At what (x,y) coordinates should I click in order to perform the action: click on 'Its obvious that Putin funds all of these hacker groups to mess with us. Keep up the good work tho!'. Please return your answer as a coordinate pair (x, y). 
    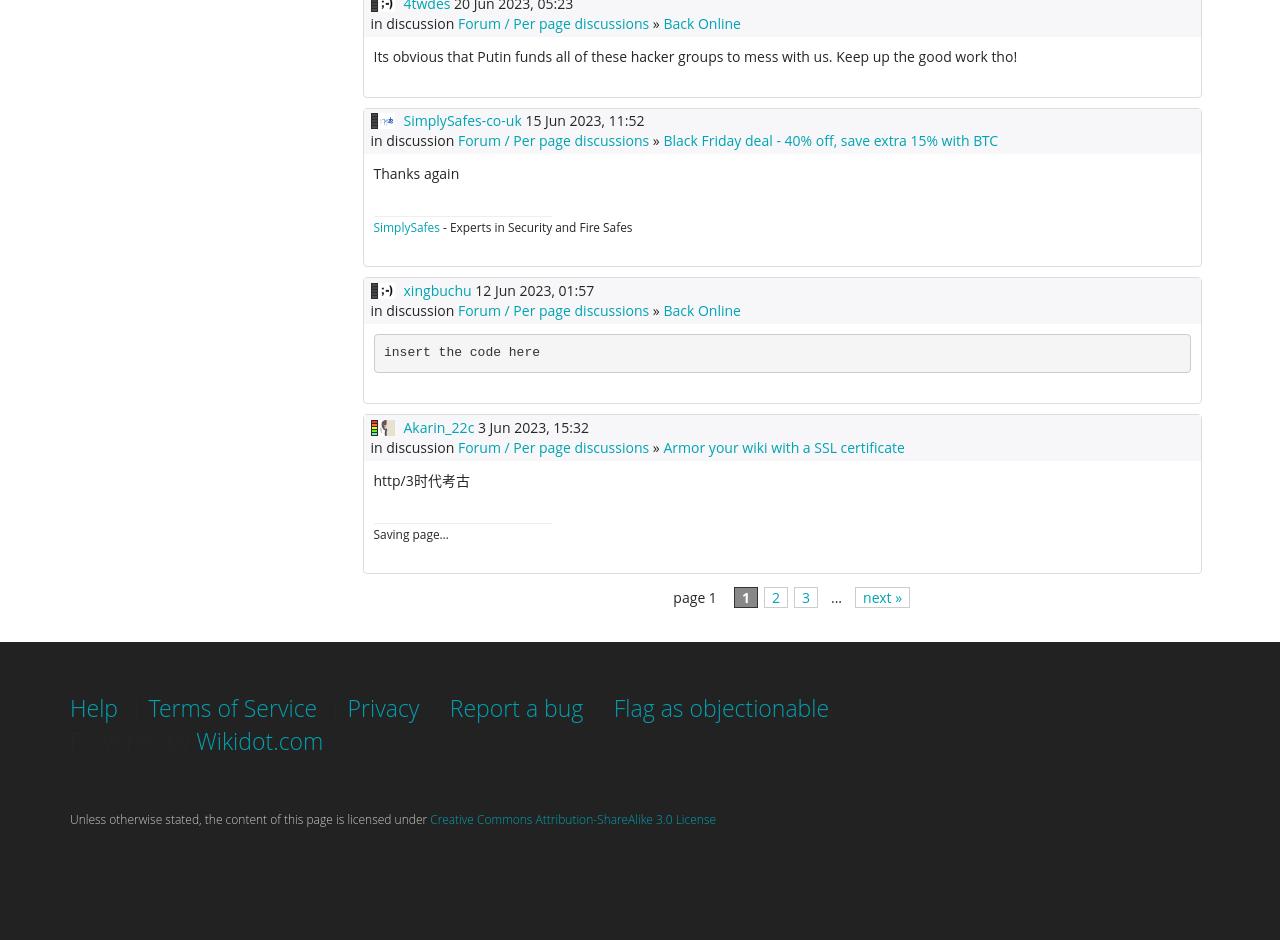
    Looking at the image, I should click on (695, 54).